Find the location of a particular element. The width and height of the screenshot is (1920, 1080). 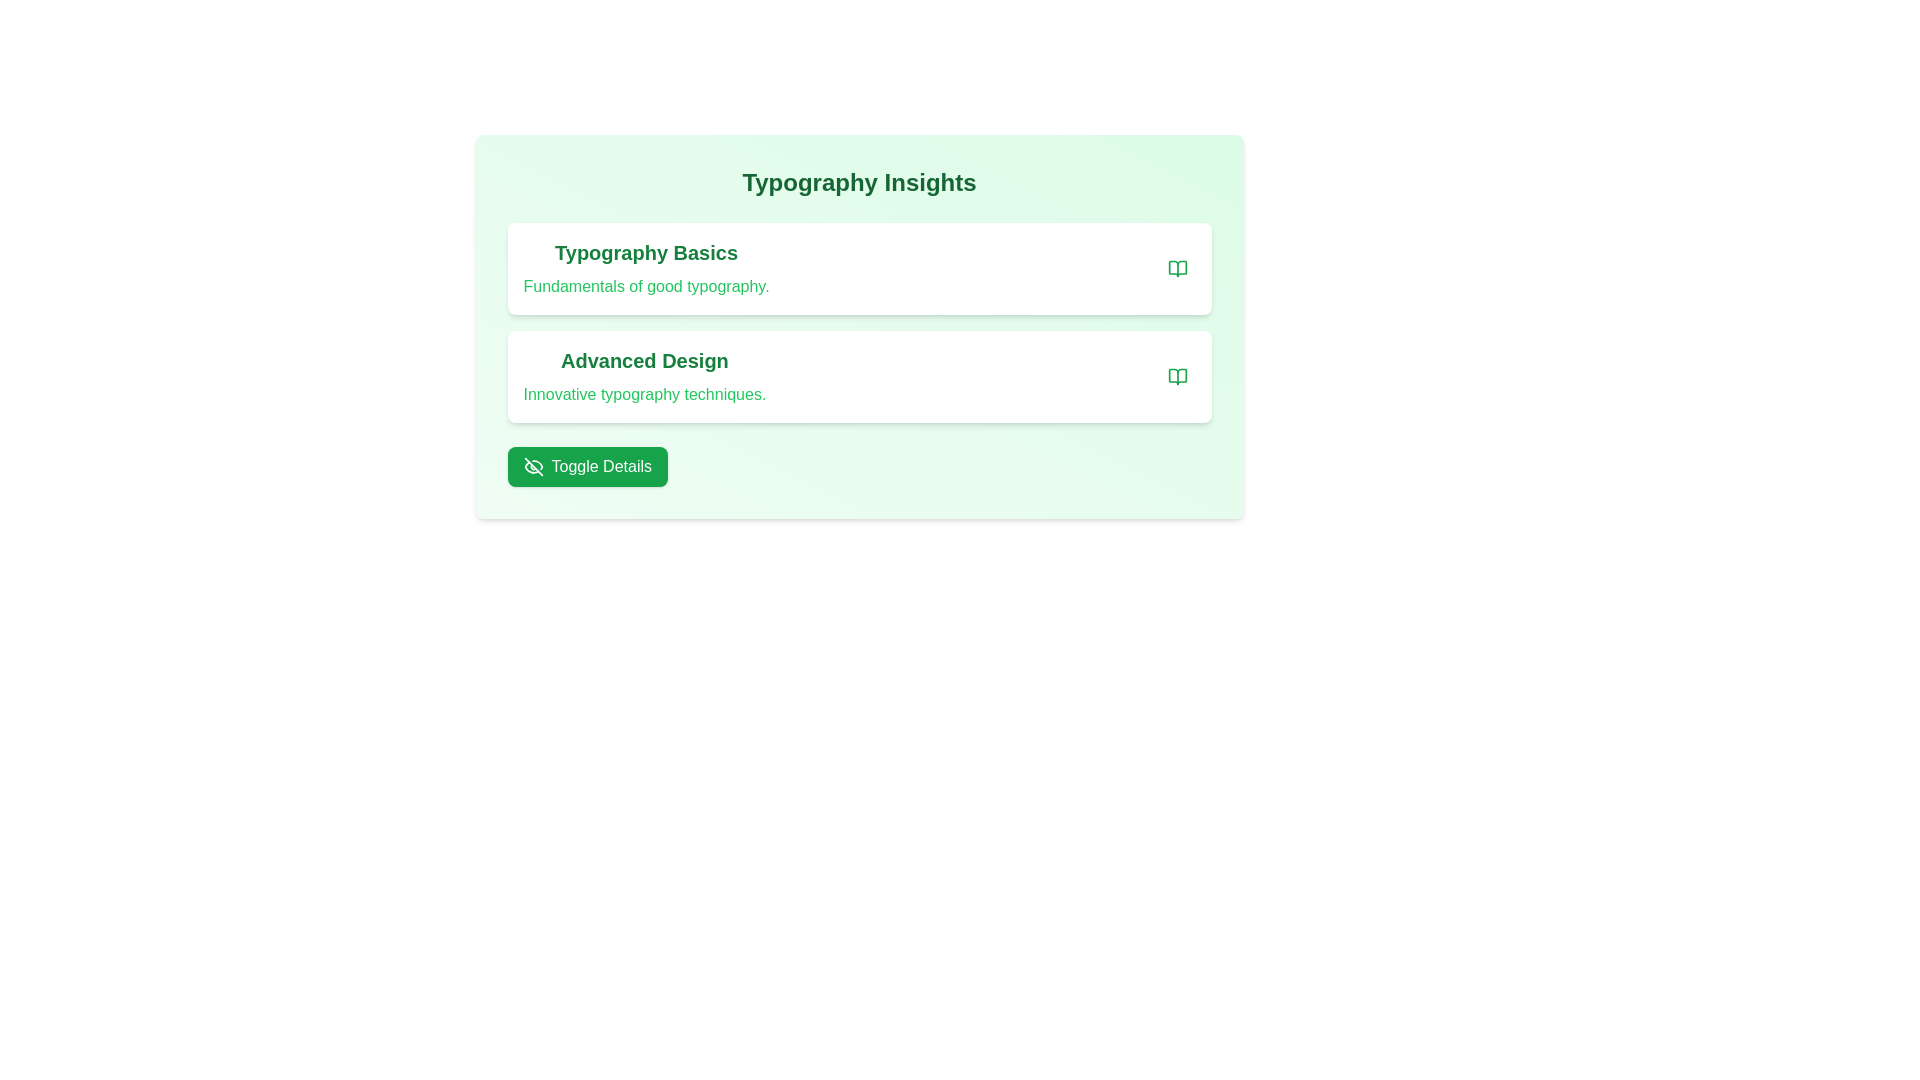

the 'Toggle Details' button located at the bottom center of the interface panel is located at coordinates (533, 466).